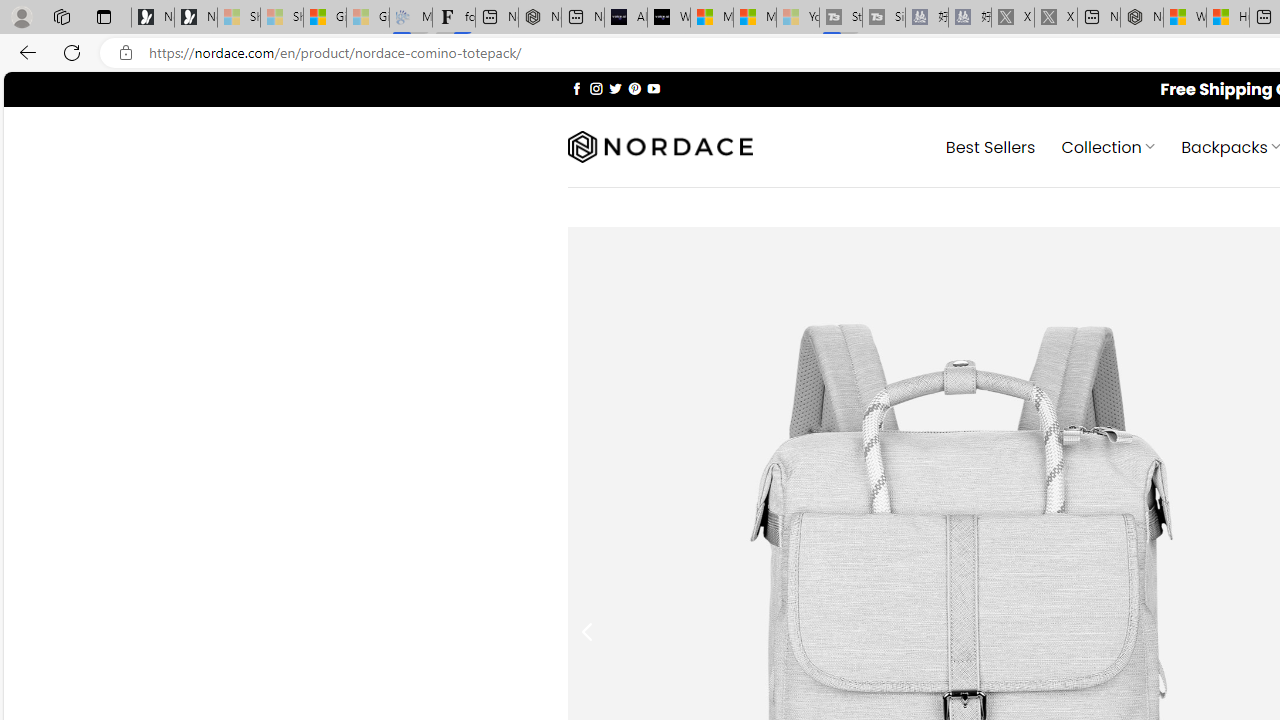  Describe the element at coordinates (712, 17) in the screenshot. I see `'Microsoft Start Sports'` at that location.